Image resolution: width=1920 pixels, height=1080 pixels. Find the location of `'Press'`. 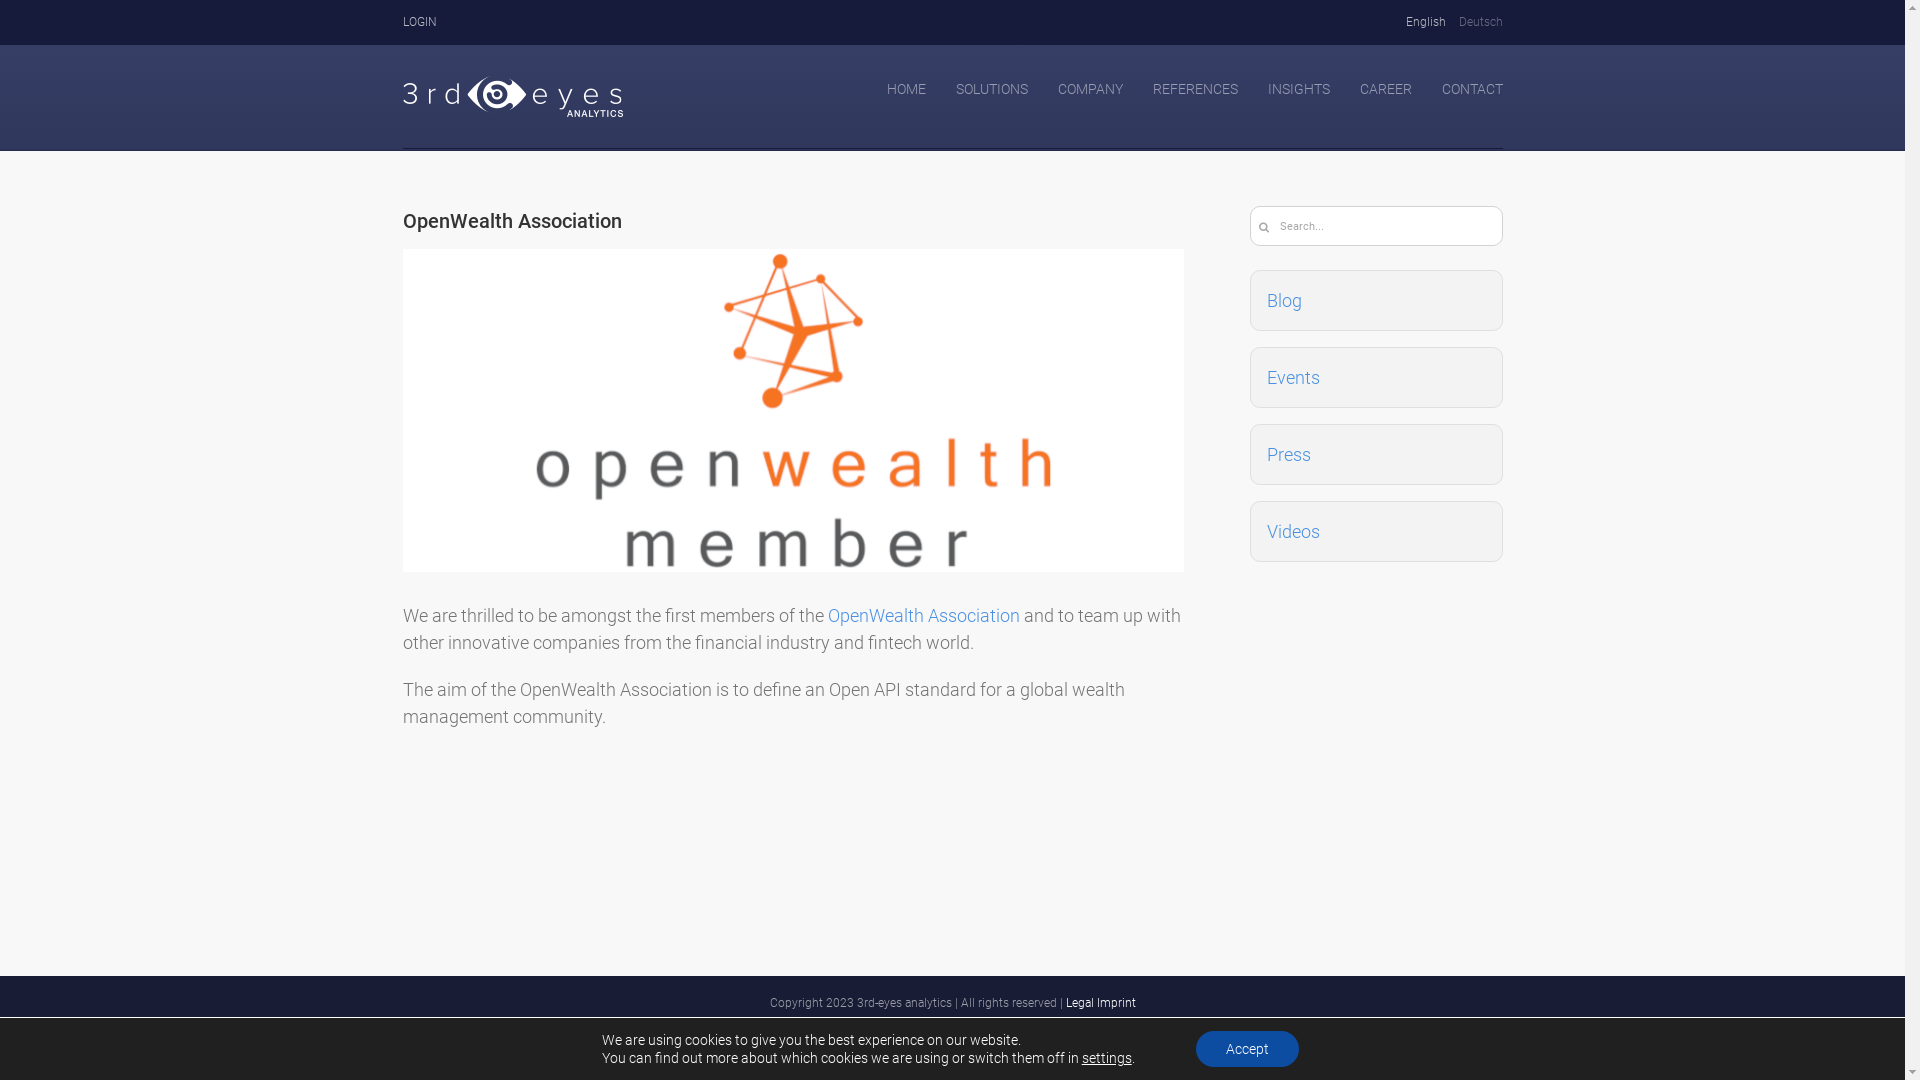

'Press' is located at coordinates (1265, 454).